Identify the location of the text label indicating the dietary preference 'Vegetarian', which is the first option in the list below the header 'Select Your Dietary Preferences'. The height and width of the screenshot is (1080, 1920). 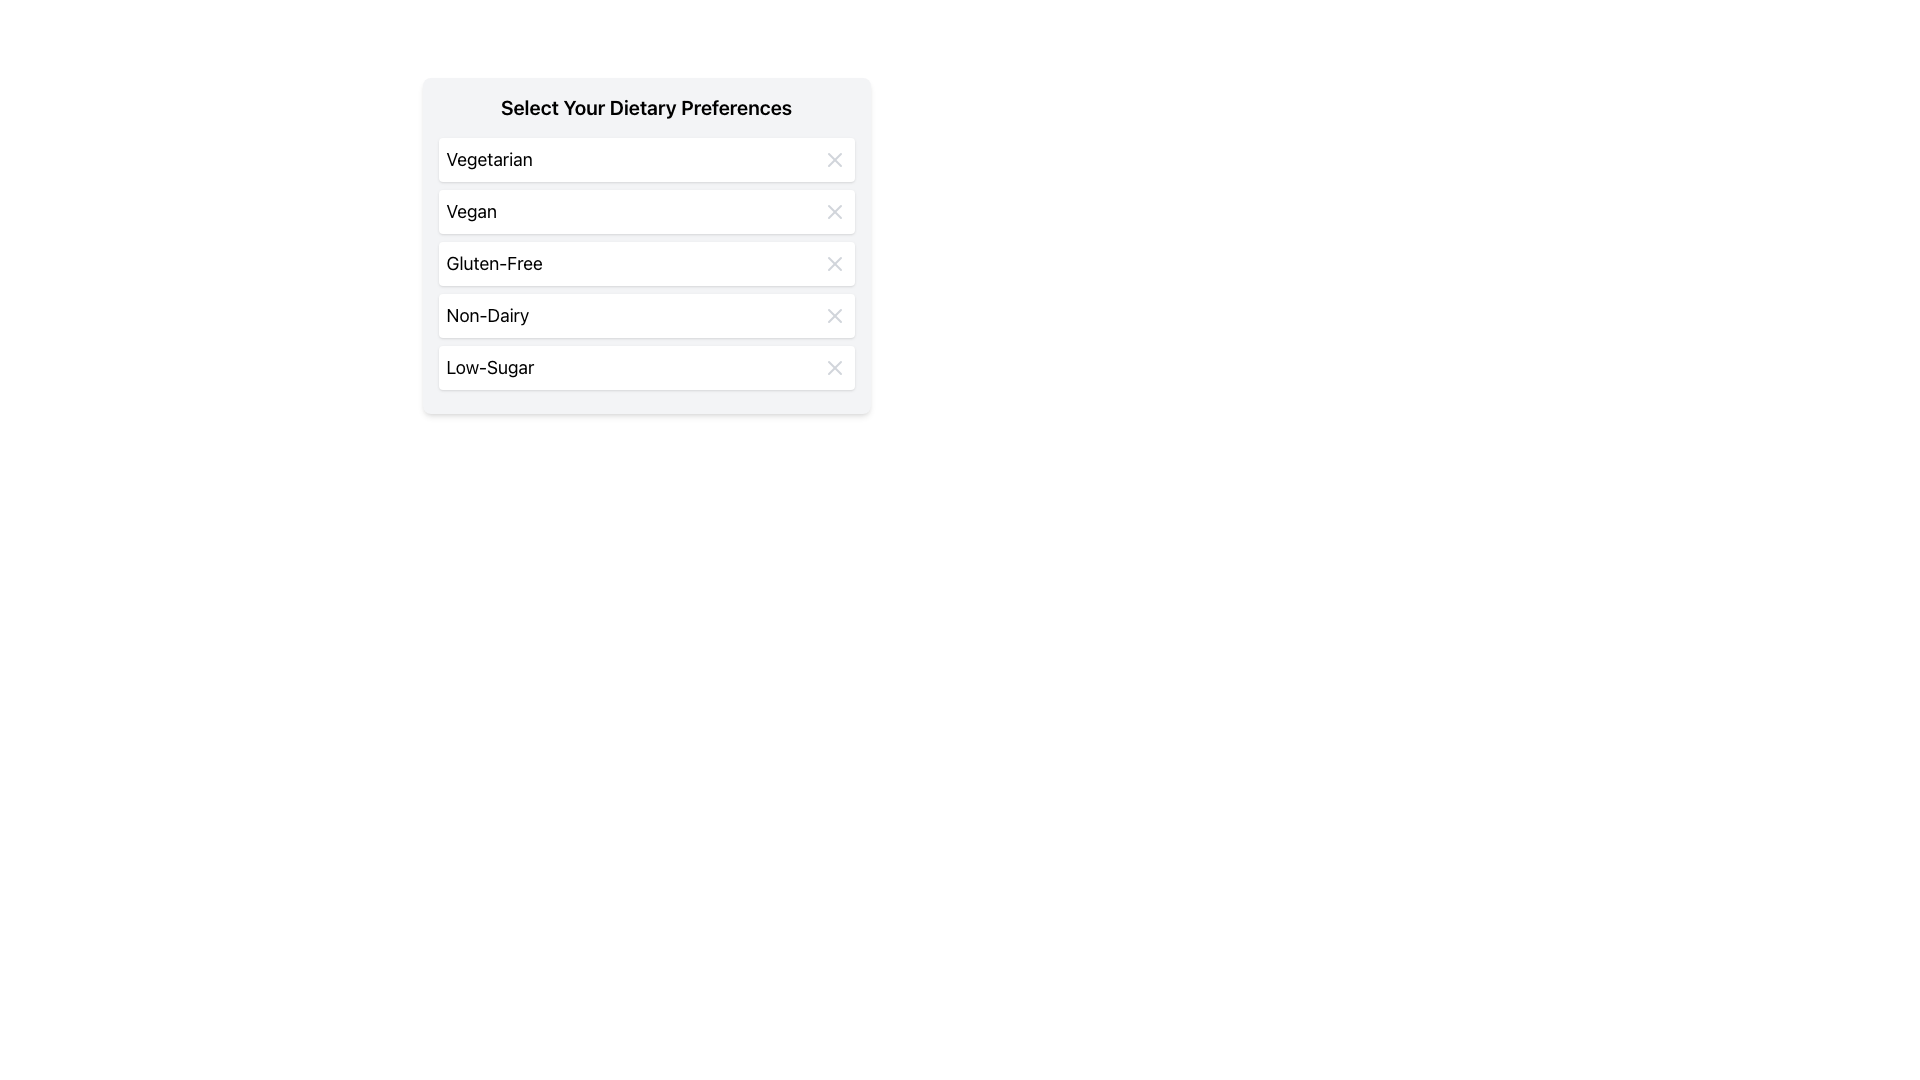
(489, 158).